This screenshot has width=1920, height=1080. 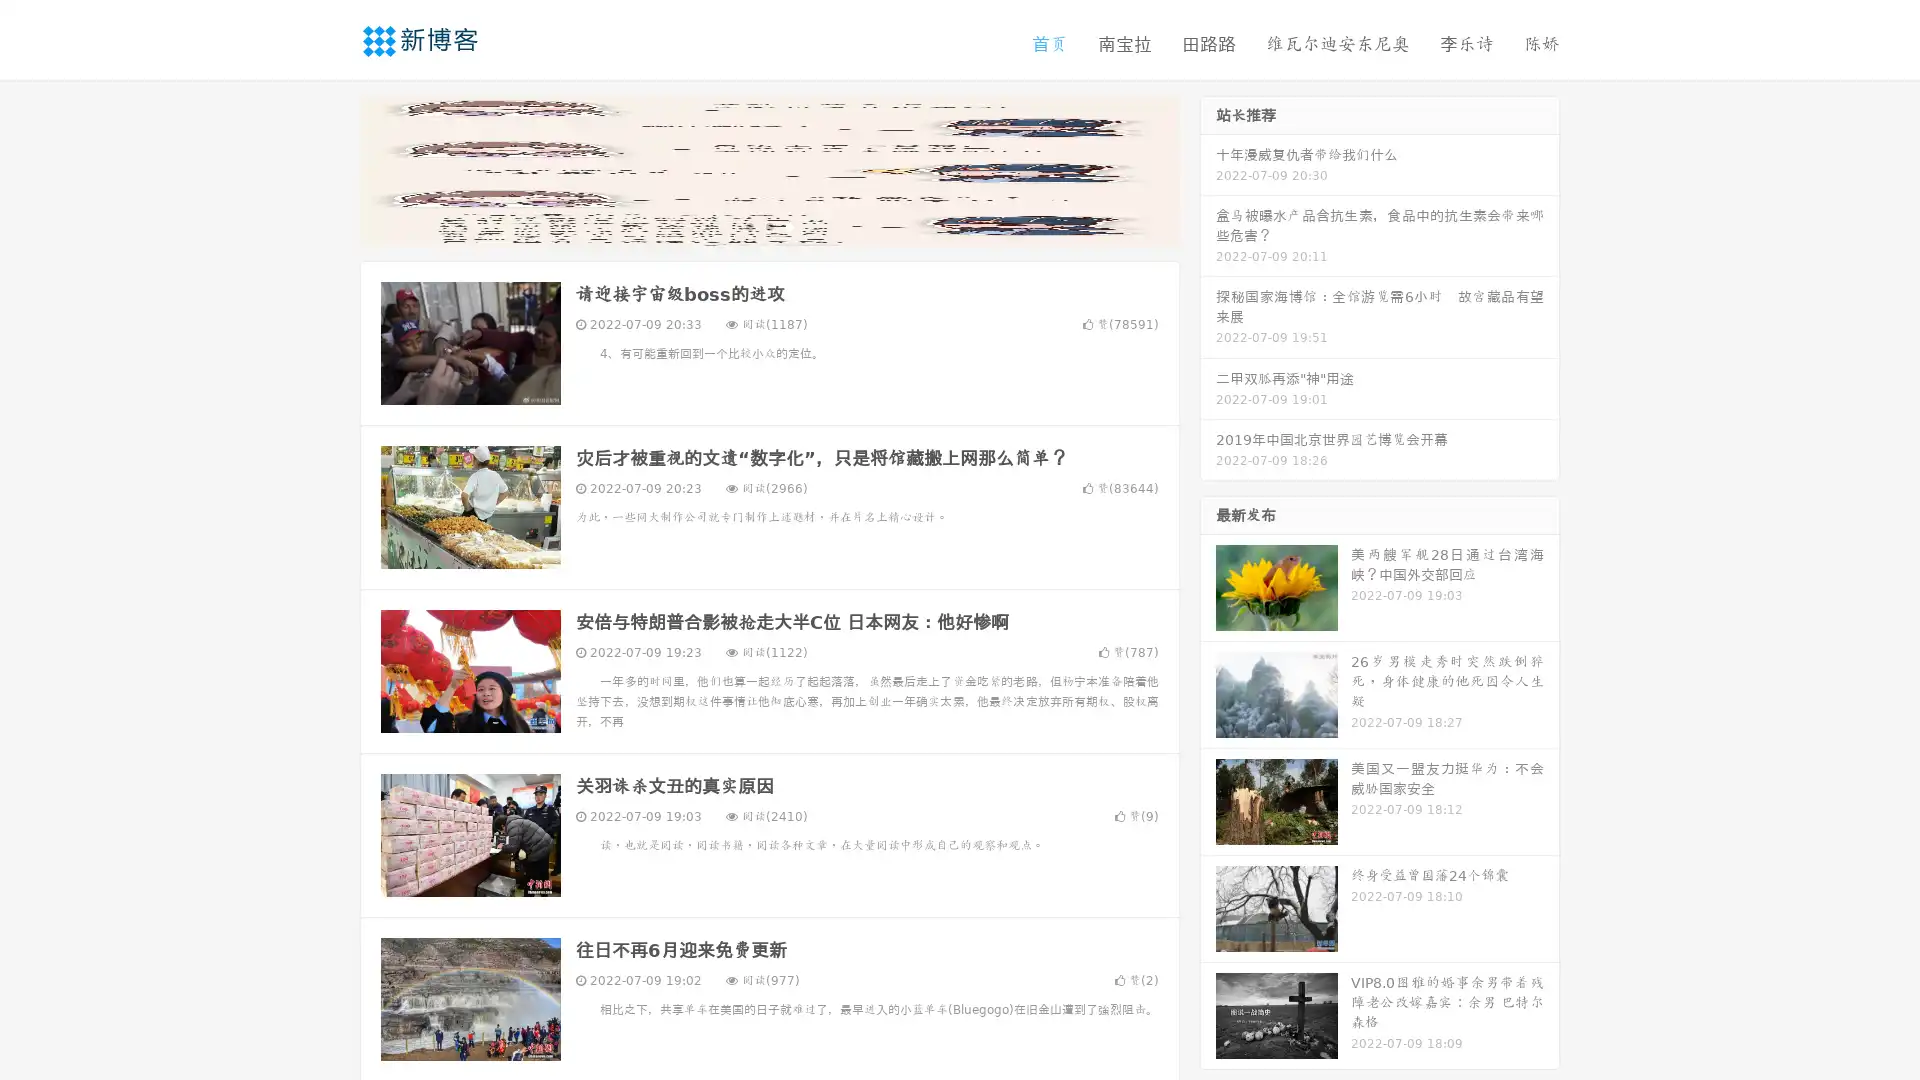 I want to click on Go to slide 1, so click(x=748, y=225).